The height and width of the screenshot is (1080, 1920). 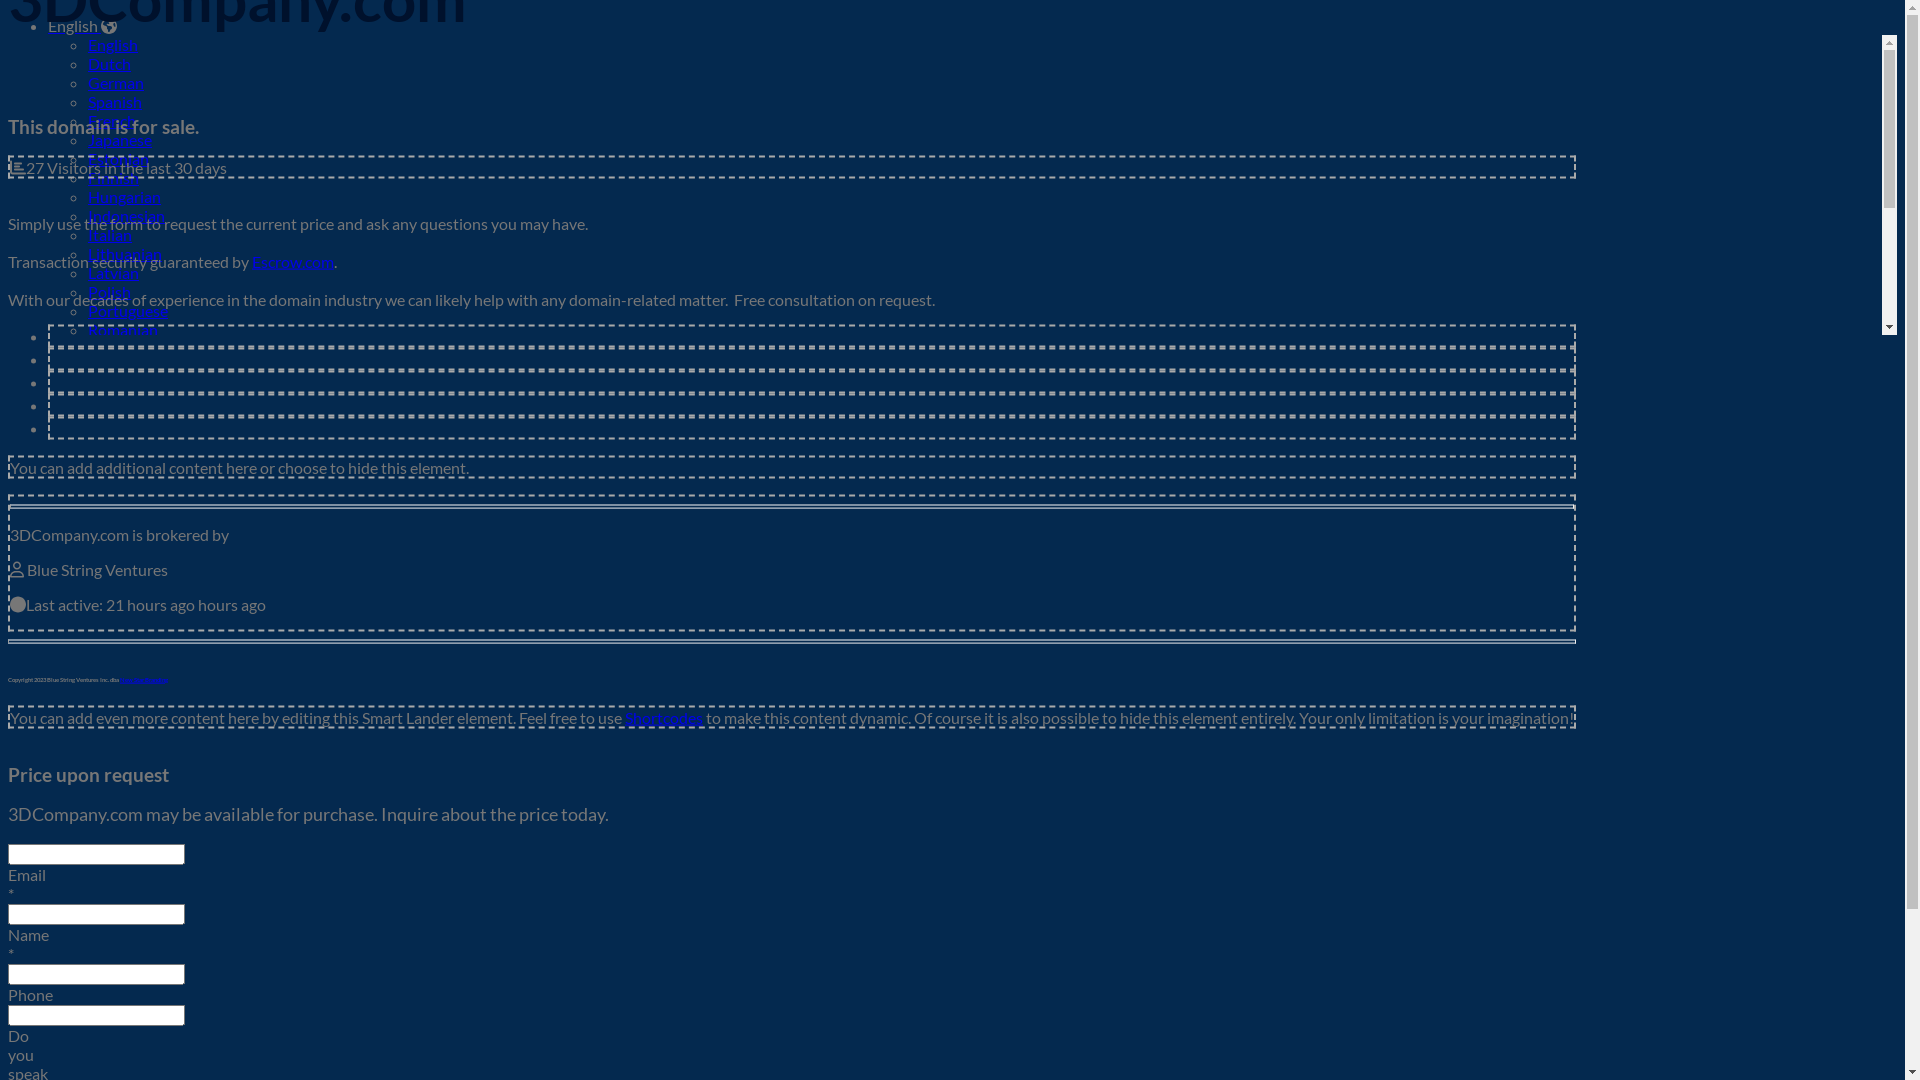 What do you see at coordinates (86, 367) in the screenshot?
I see `'Slovak'` at bounding box center [86, 367].